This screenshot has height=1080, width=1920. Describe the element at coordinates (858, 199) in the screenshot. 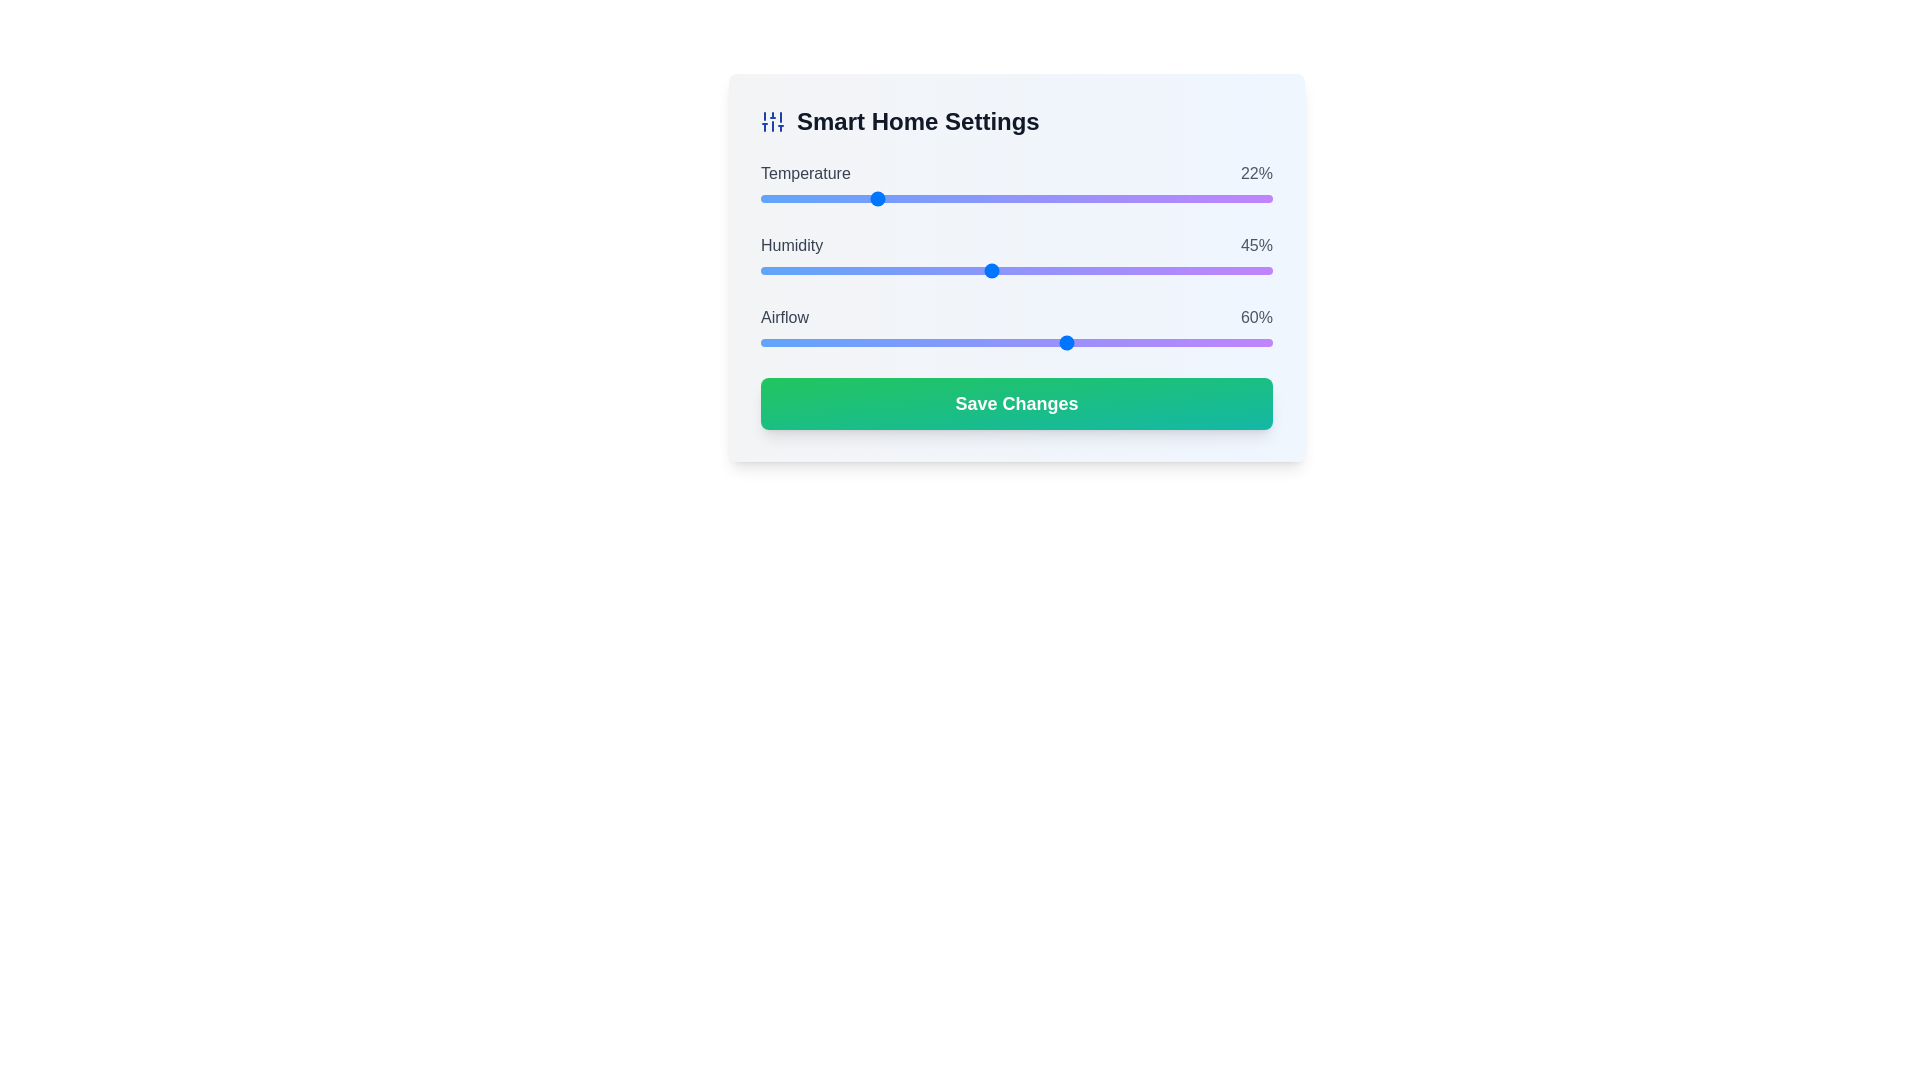

I see `temperature slider` at that location.